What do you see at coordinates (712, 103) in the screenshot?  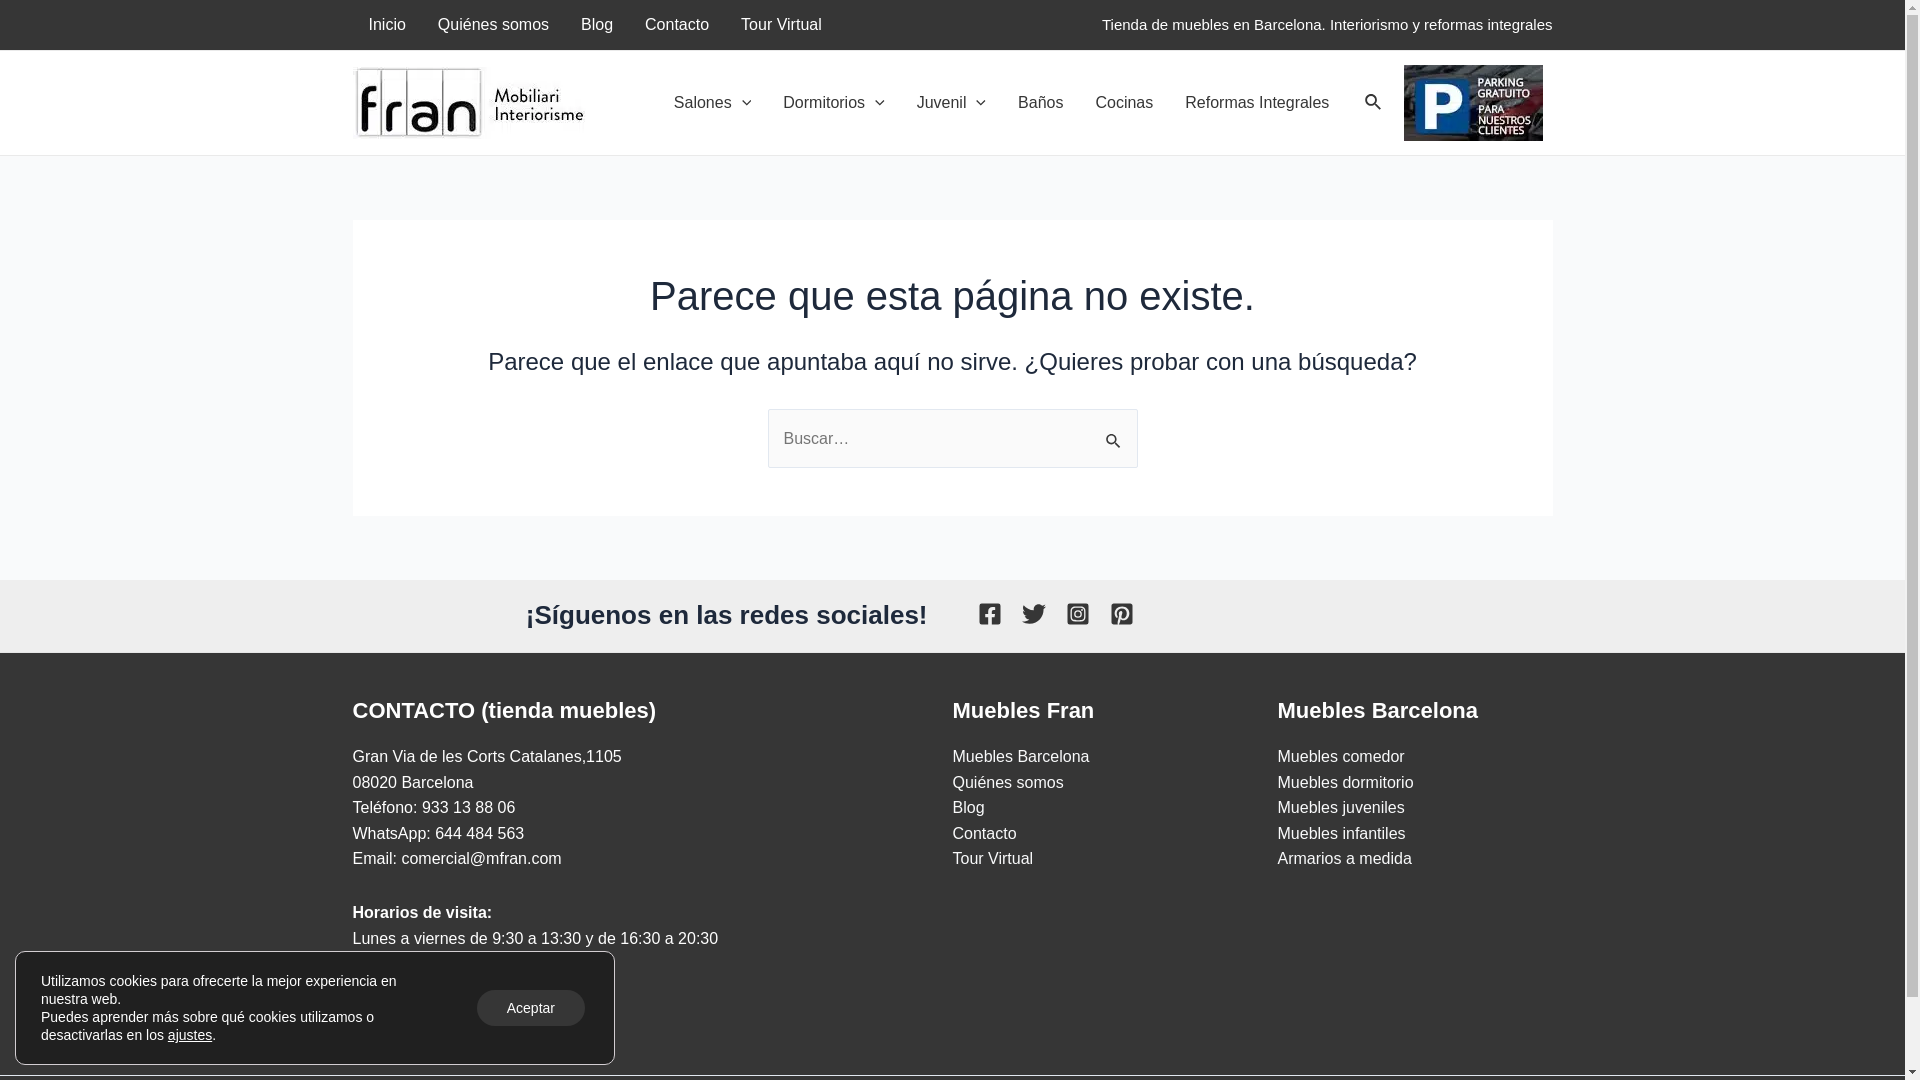 I see `'Salones'` at bounding box center [712, 103].